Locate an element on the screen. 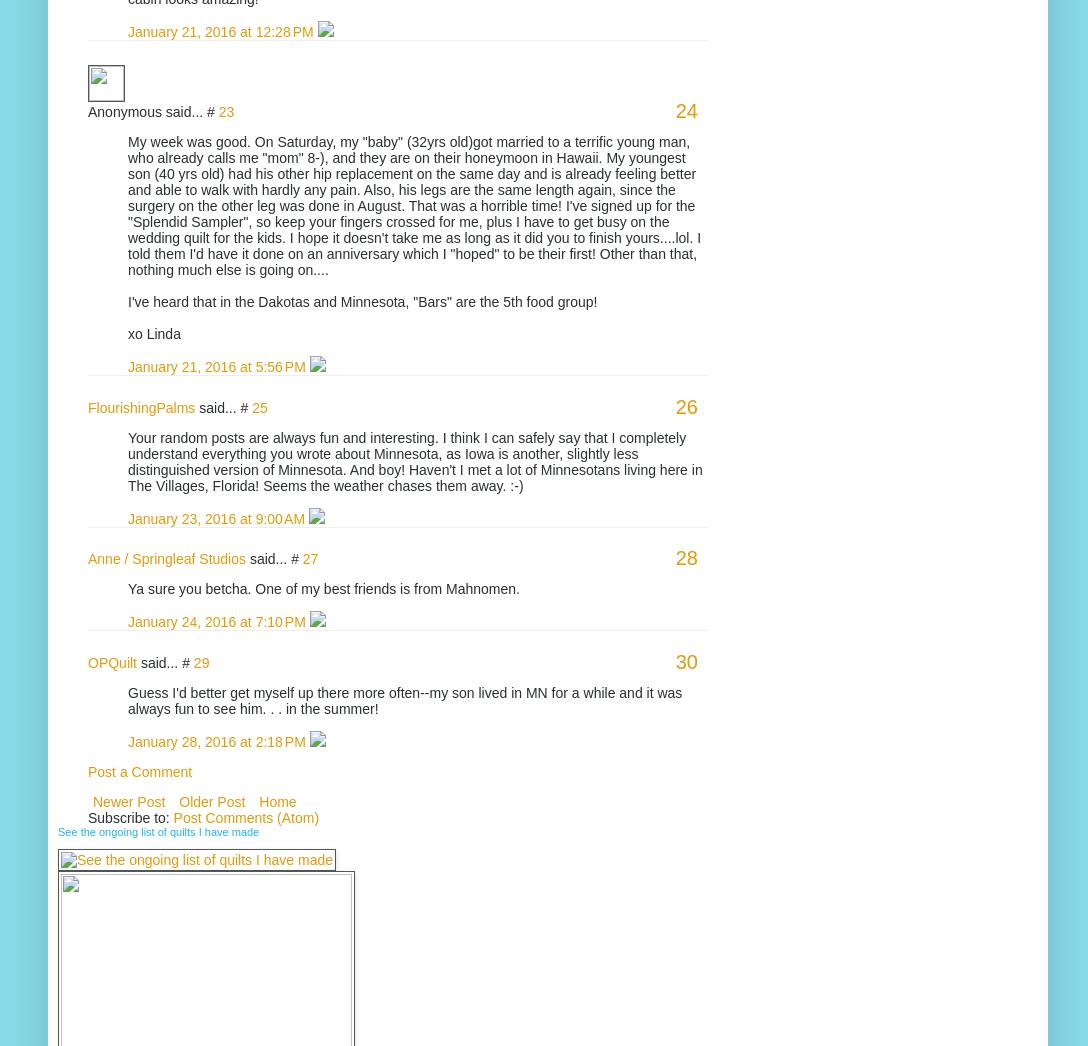 The image size is (1088, 1046). 'January 21, 2016 at 12:28 PM' is located at coordinates (127, 29).